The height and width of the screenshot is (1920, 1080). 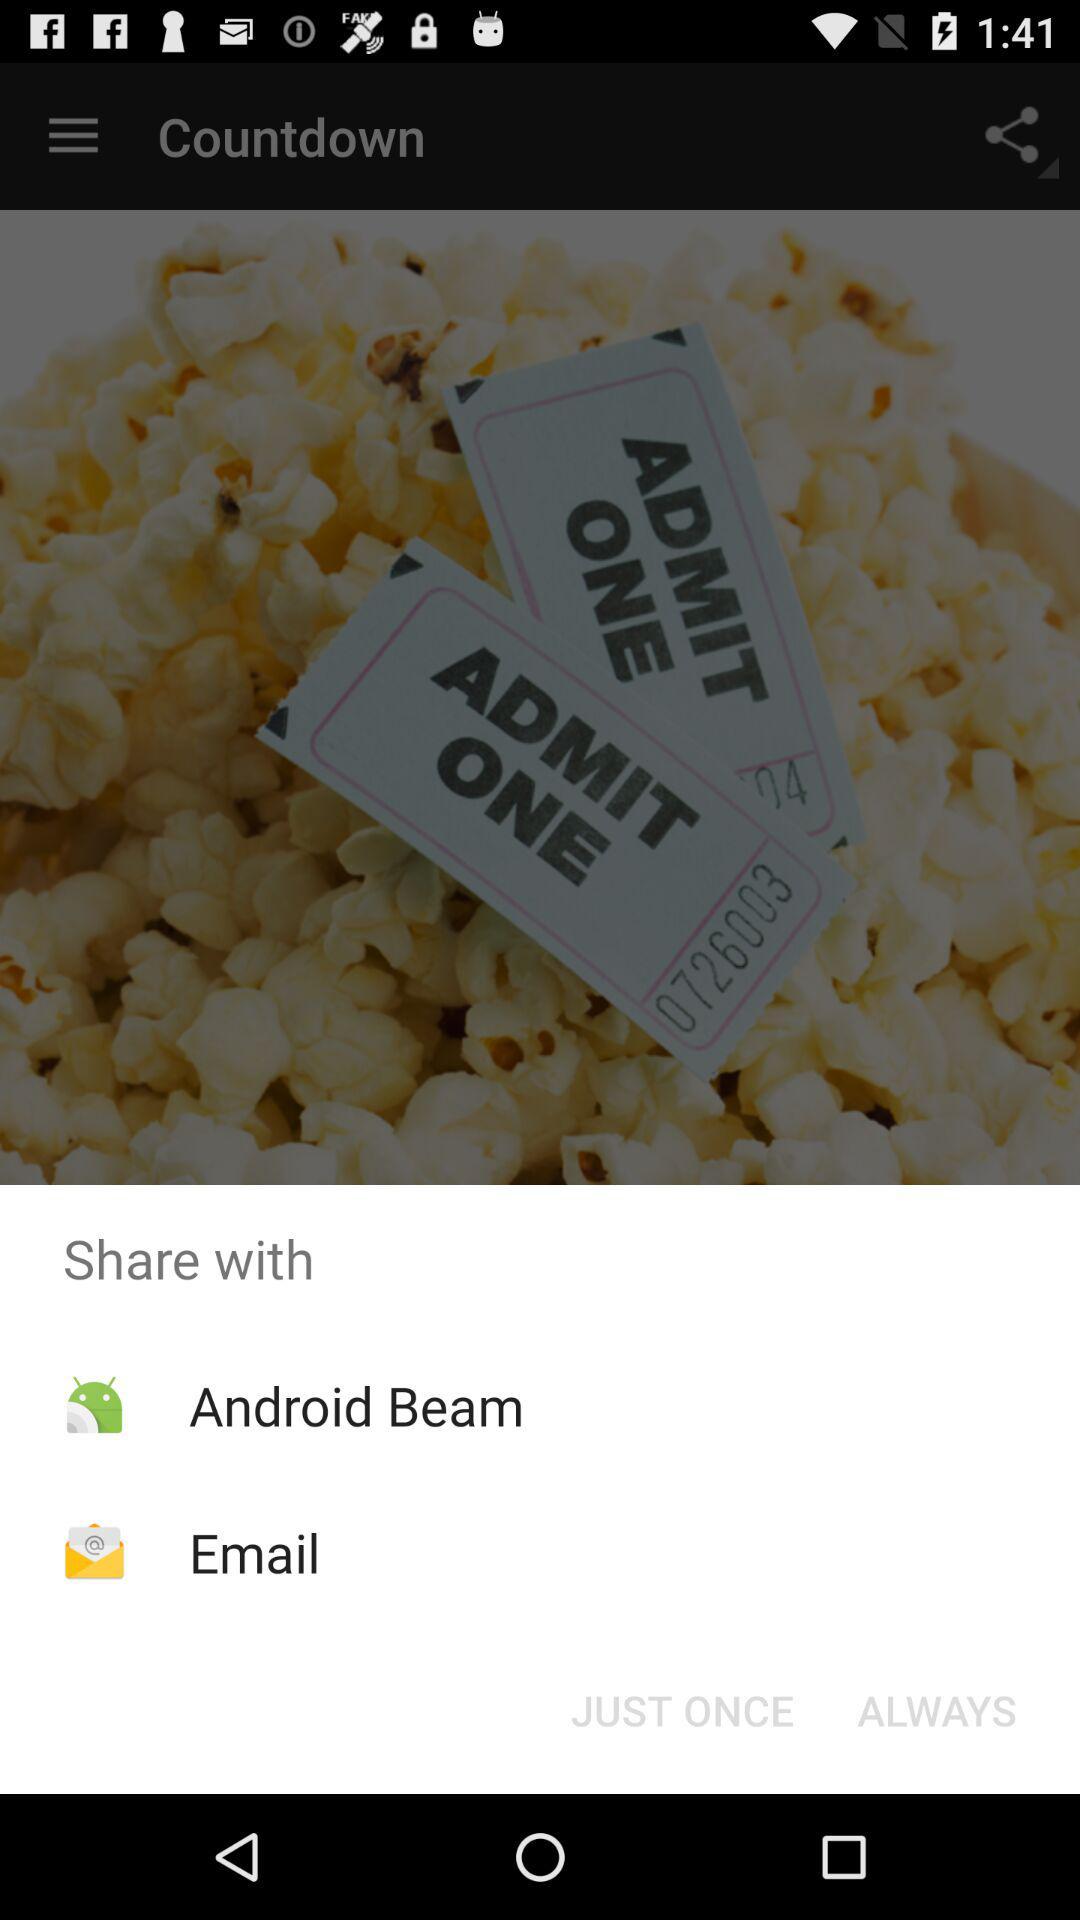 What do you see at coordinates (937, 1708) in the screenshot?
I see `the button next to just once button` at bounding box center [937, 1708].